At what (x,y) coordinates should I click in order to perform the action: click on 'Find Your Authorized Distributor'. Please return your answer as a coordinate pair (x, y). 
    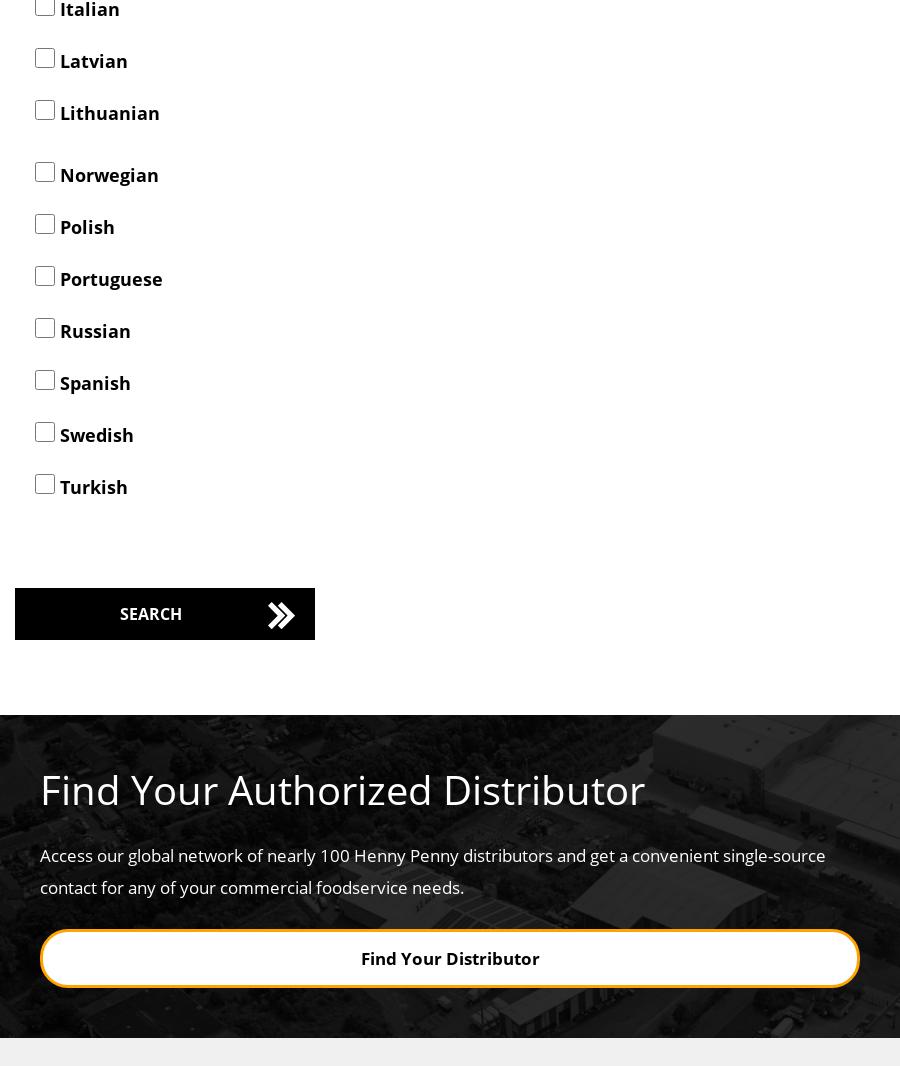
    Looking at the image, I should click on (38, 787).